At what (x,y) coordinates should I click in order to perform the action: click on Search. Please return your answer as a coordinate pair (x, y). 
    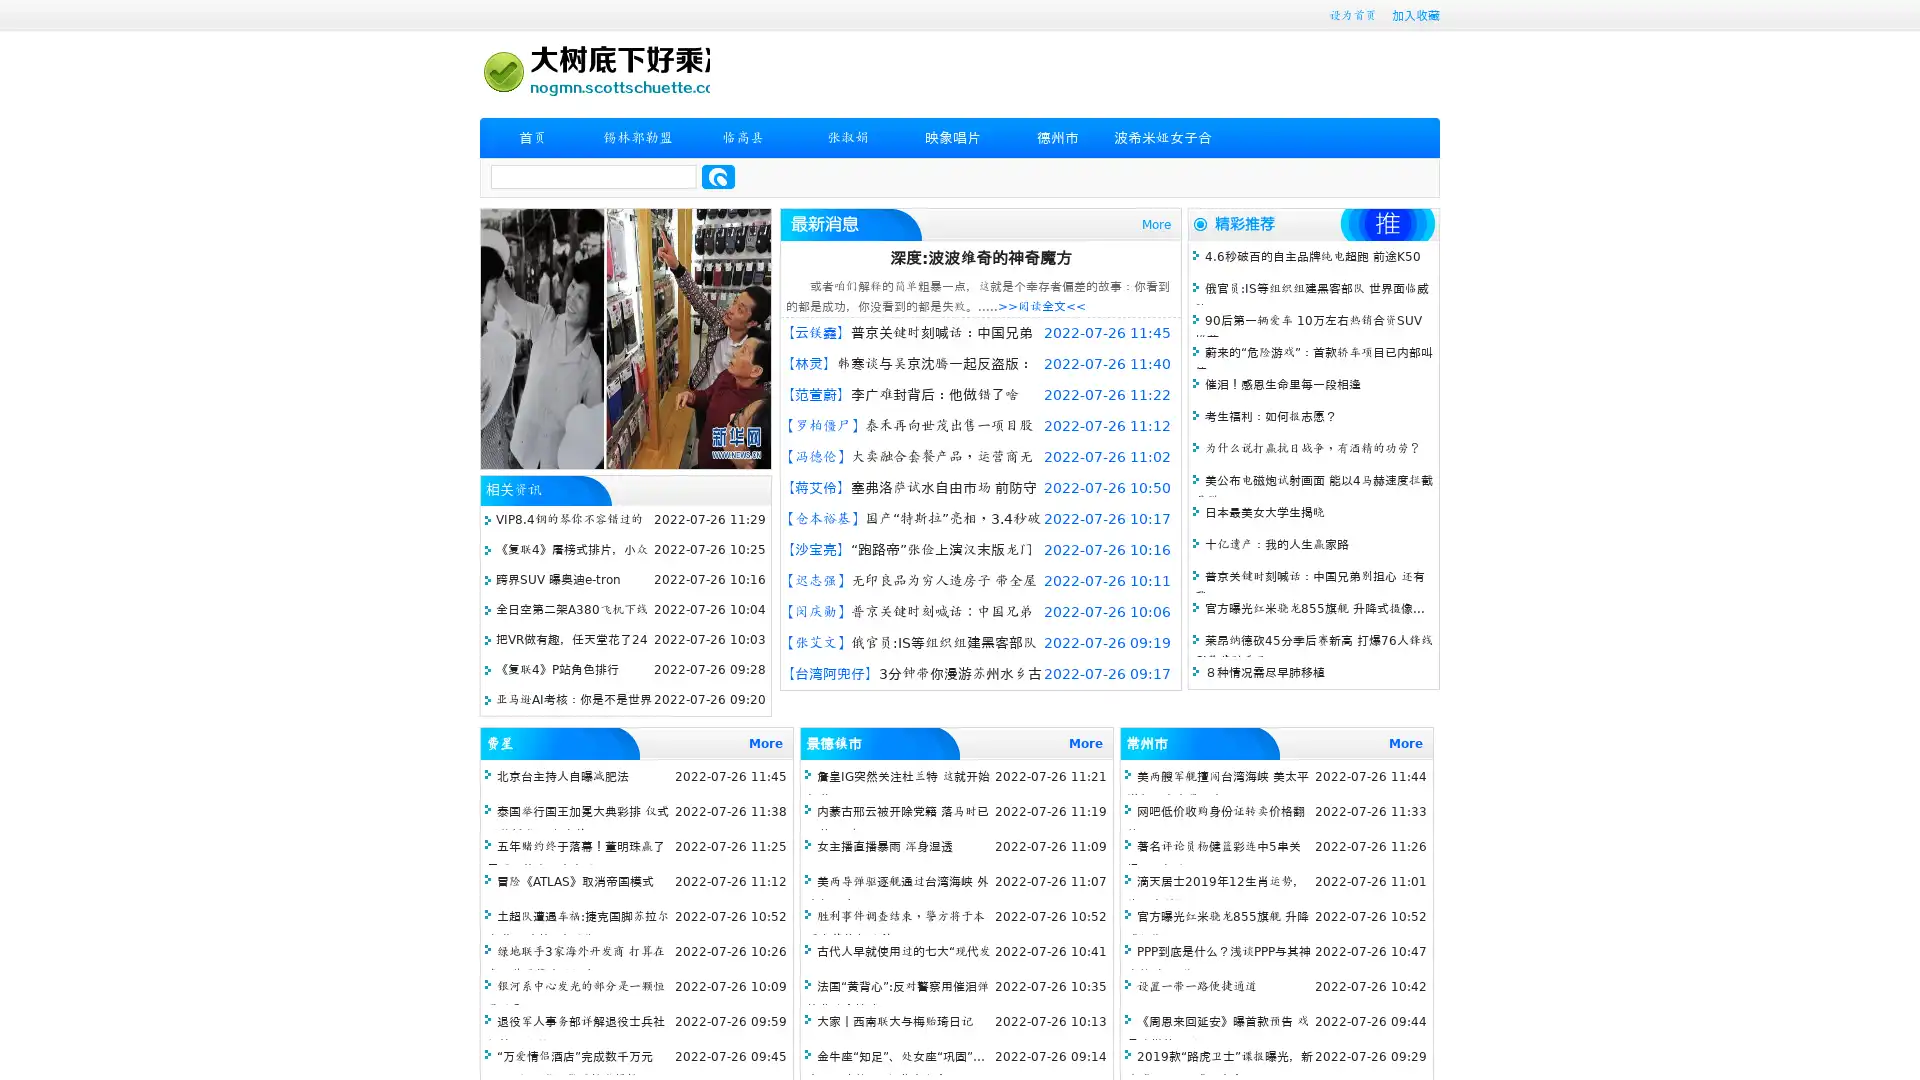
    Looking at the image, I should click on (718, 176).